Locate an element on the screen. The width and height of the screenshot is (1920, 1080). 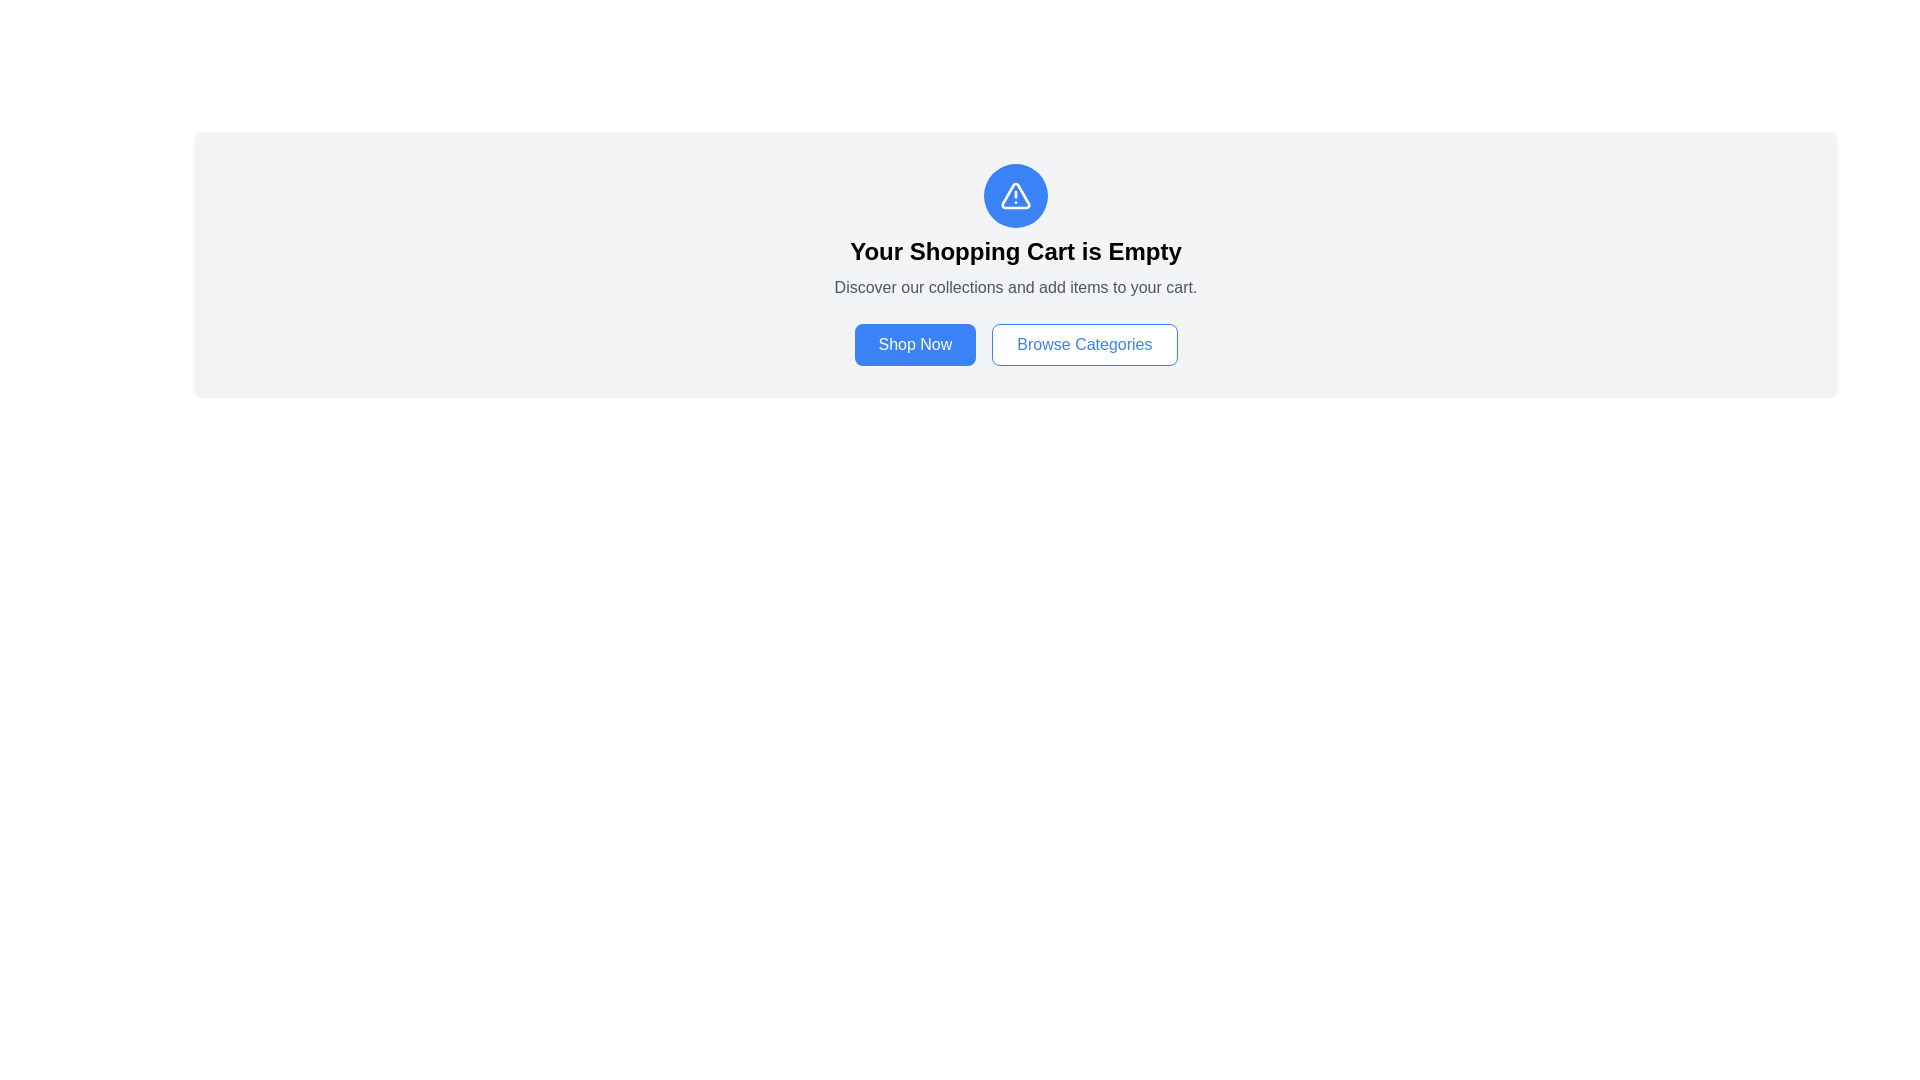
the 'Browse Categories' button located within the horizontally aligned group of two buttons beneath the empty shopping cart explanation to initiate browsing categories is located at coordinates (1016, 343).